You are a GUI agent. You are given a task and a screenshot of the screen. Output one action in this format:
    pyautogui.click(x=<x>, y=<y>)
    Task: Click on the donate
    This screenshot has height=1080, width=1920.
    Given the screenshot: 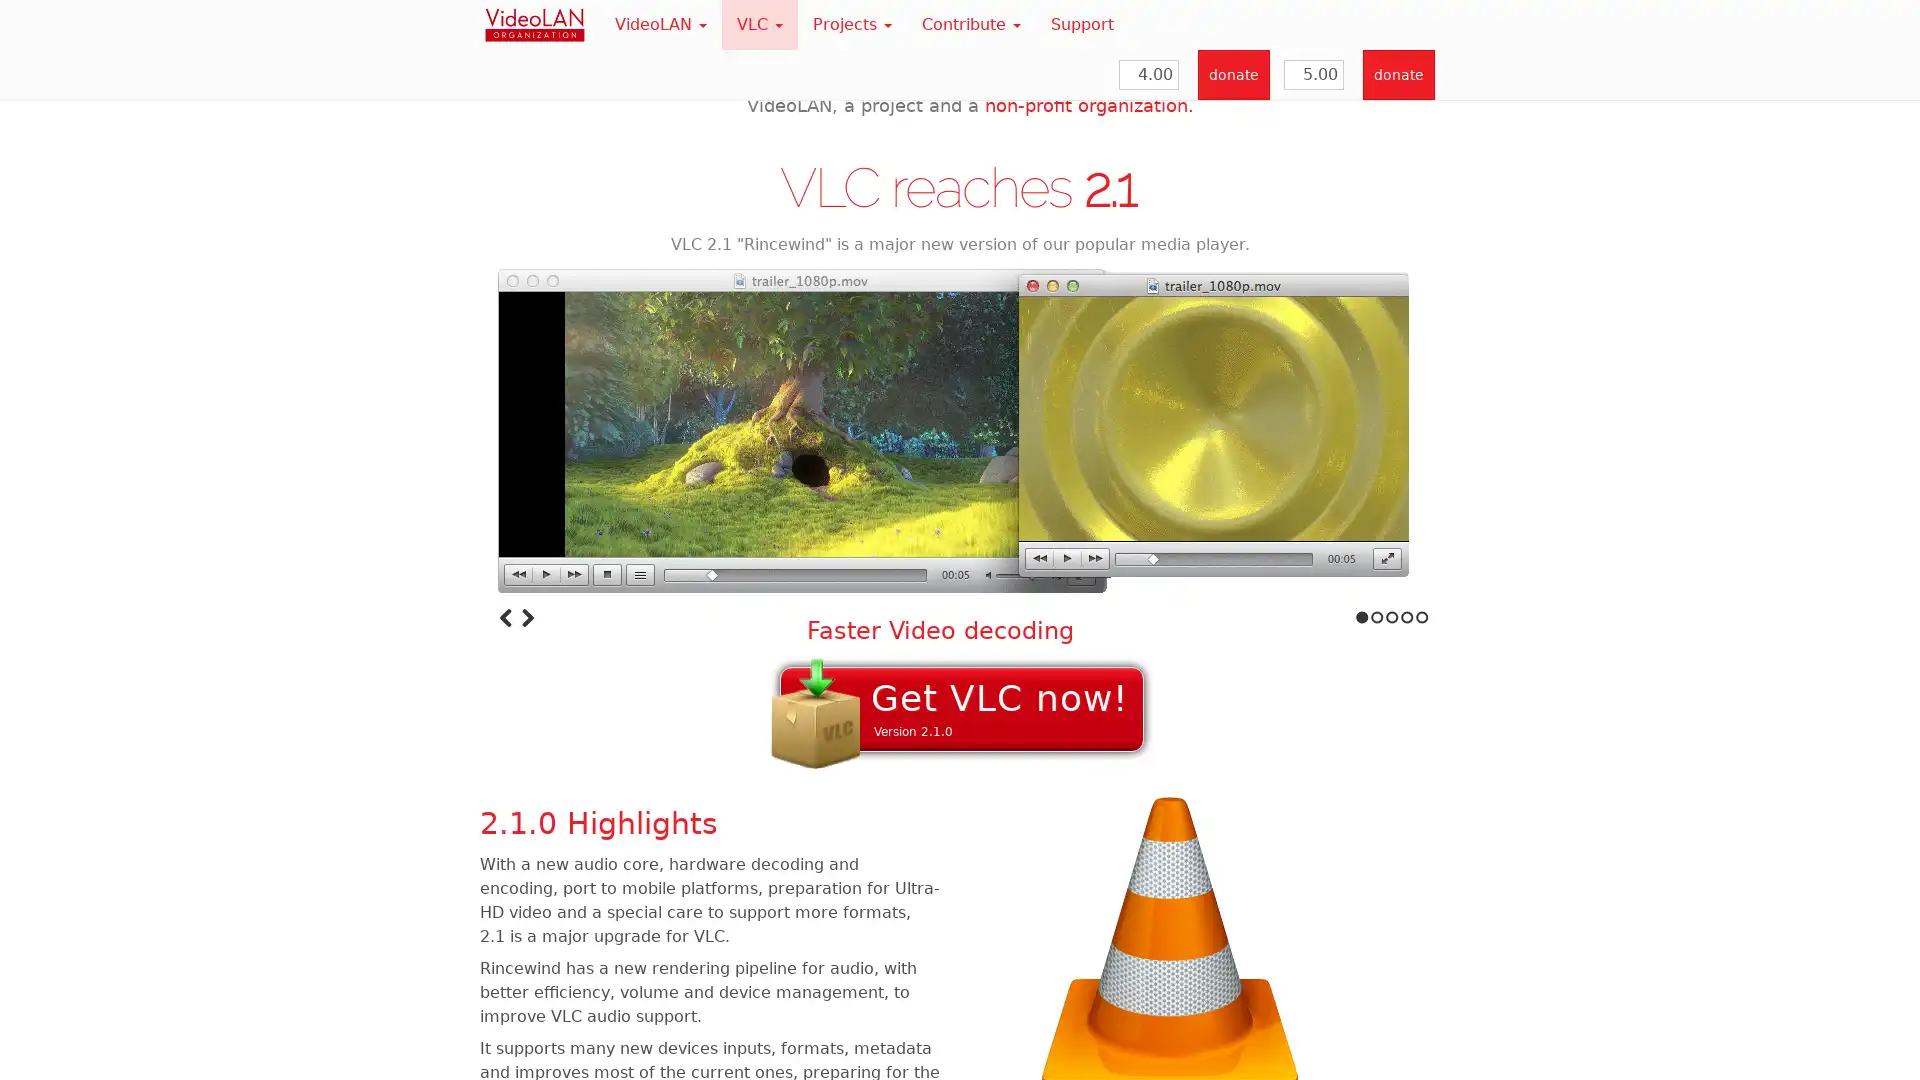 What is the action you would take?
    pyautogui.click(x=1232, y=73)
    